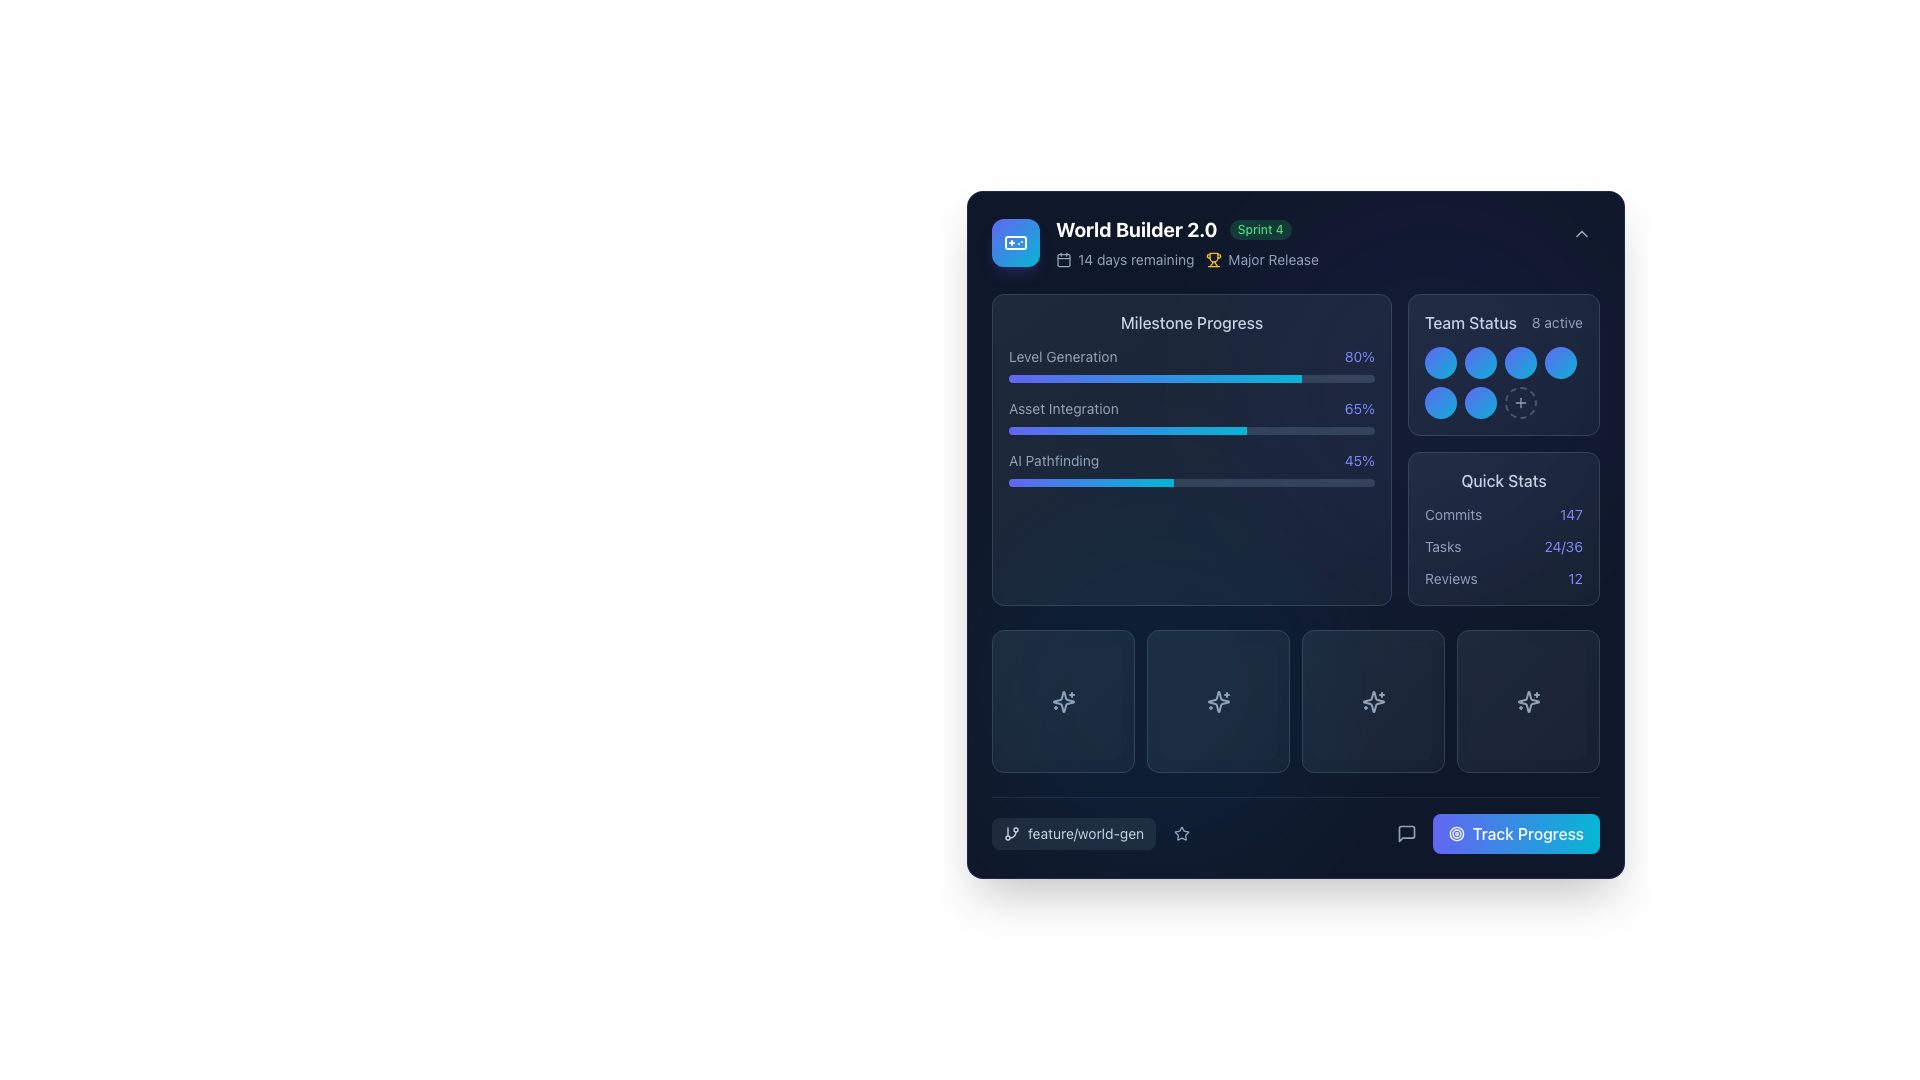  I want to click on the 'Major Release' text label that features a yellow trophy icon, located centrally in the header section of the card-like interface, so click(1261, 258).